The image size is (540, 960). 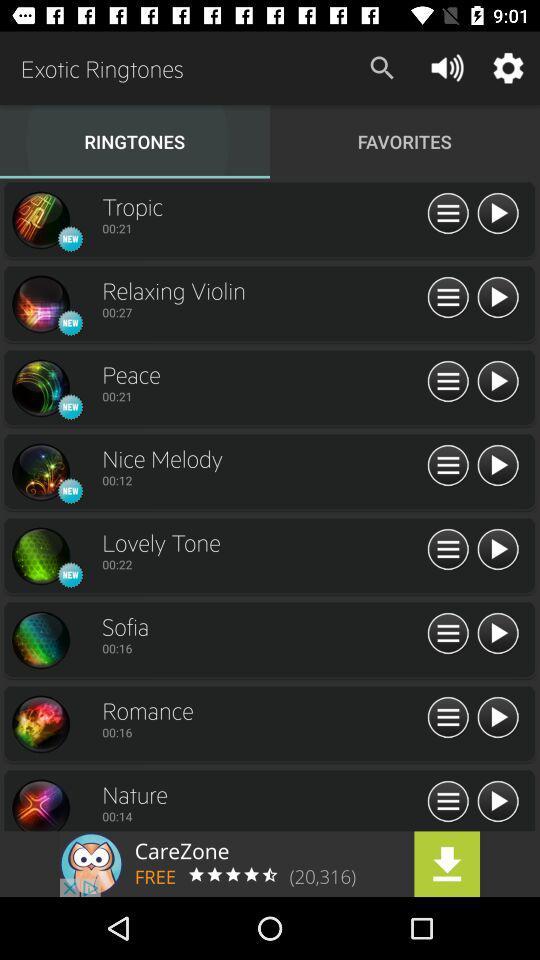 What do you see at coordinates (40, 723) in the screenshot?
I see `artist profile` at bounding box center [40, 723].